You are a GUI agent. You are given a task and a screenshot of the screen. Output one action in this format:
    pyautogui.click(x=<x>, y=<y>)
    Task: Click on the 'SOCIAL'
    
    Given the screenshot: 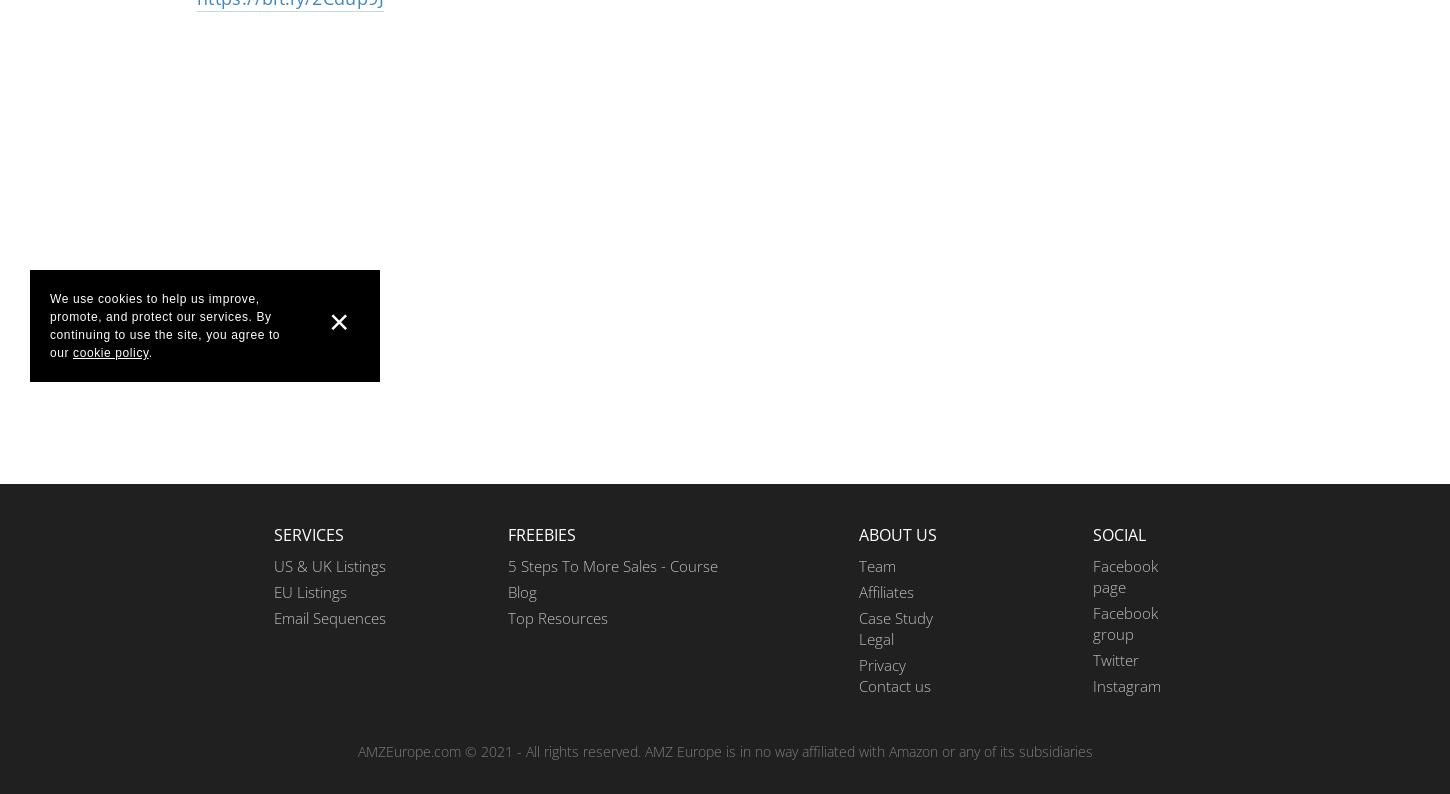 What is the action you would take?
    pyautogui.click(x=1092, y=534)
    